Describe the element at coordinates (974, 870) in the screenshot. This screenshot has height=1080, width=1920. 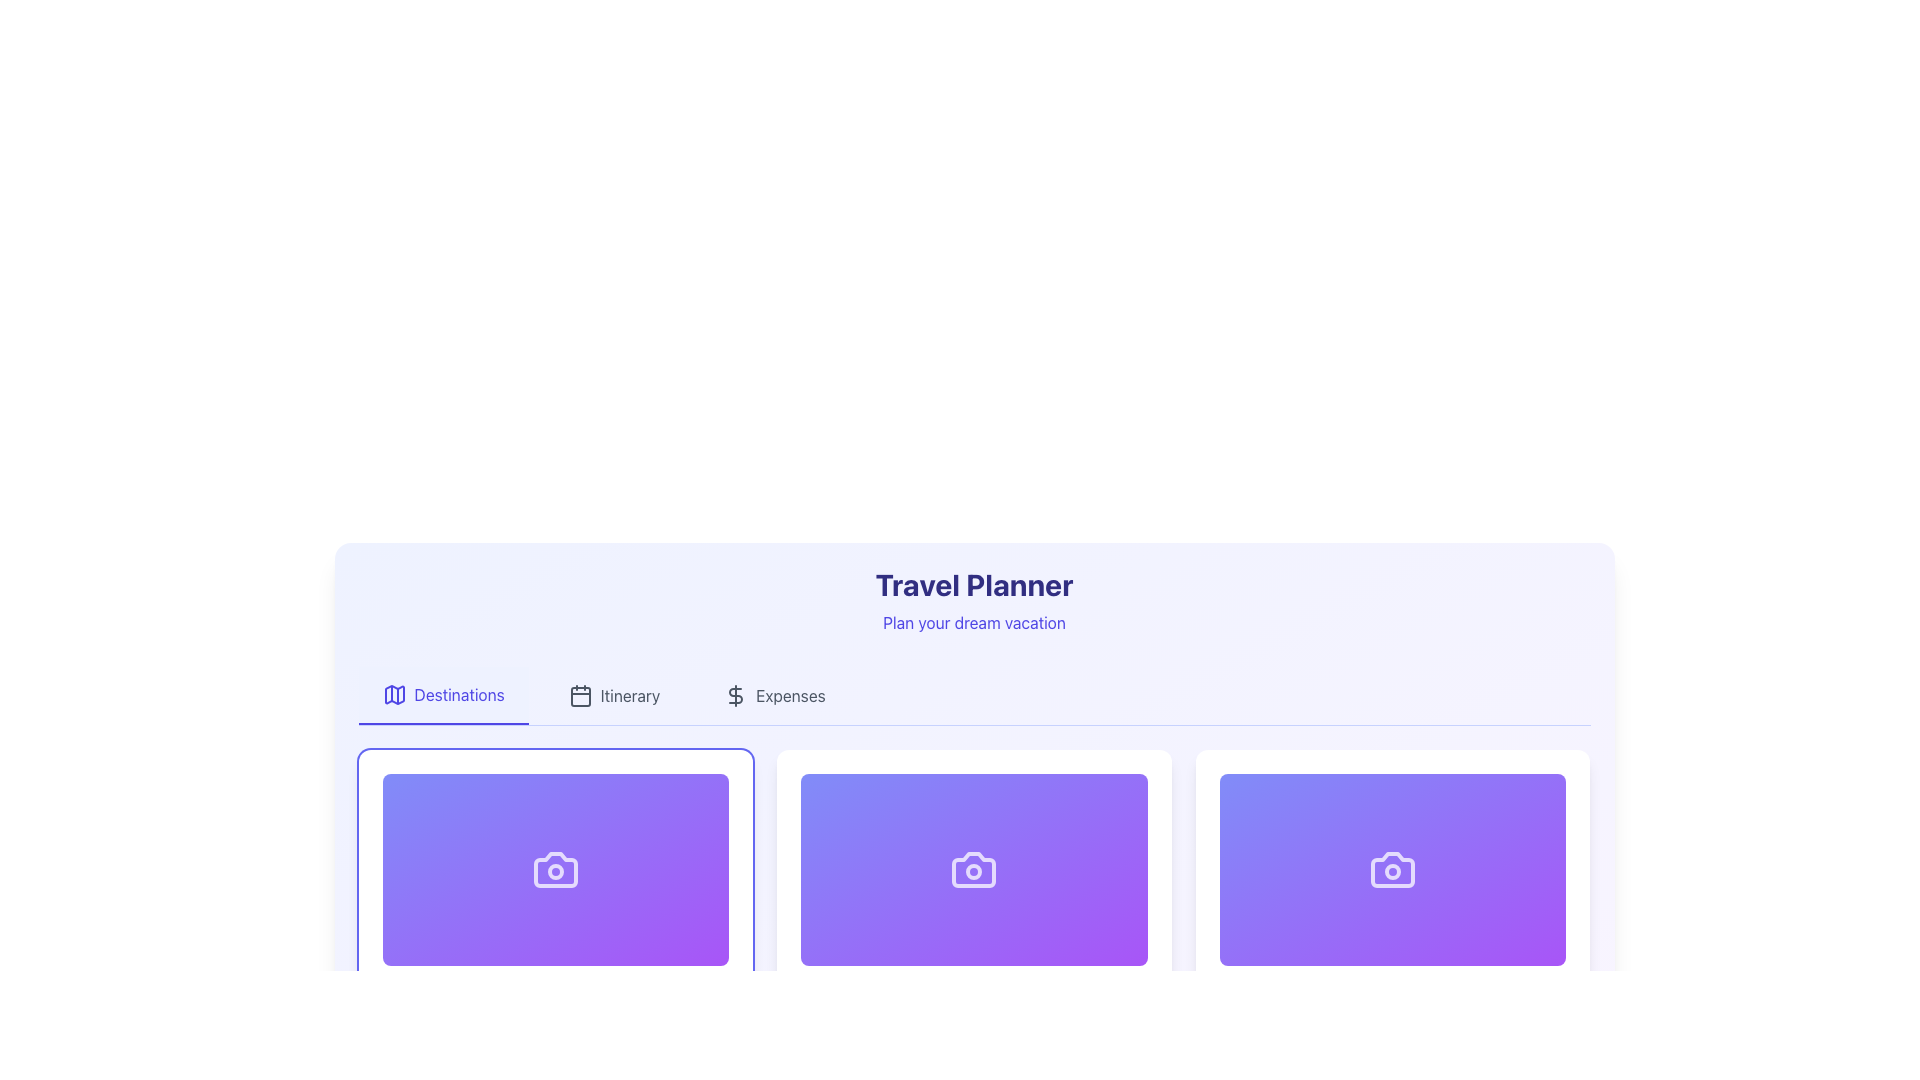
I see `the SVG Circle element that represents the lens within the camera icon located in the middle card beneath the 'Travel Planner' section header` at that location.